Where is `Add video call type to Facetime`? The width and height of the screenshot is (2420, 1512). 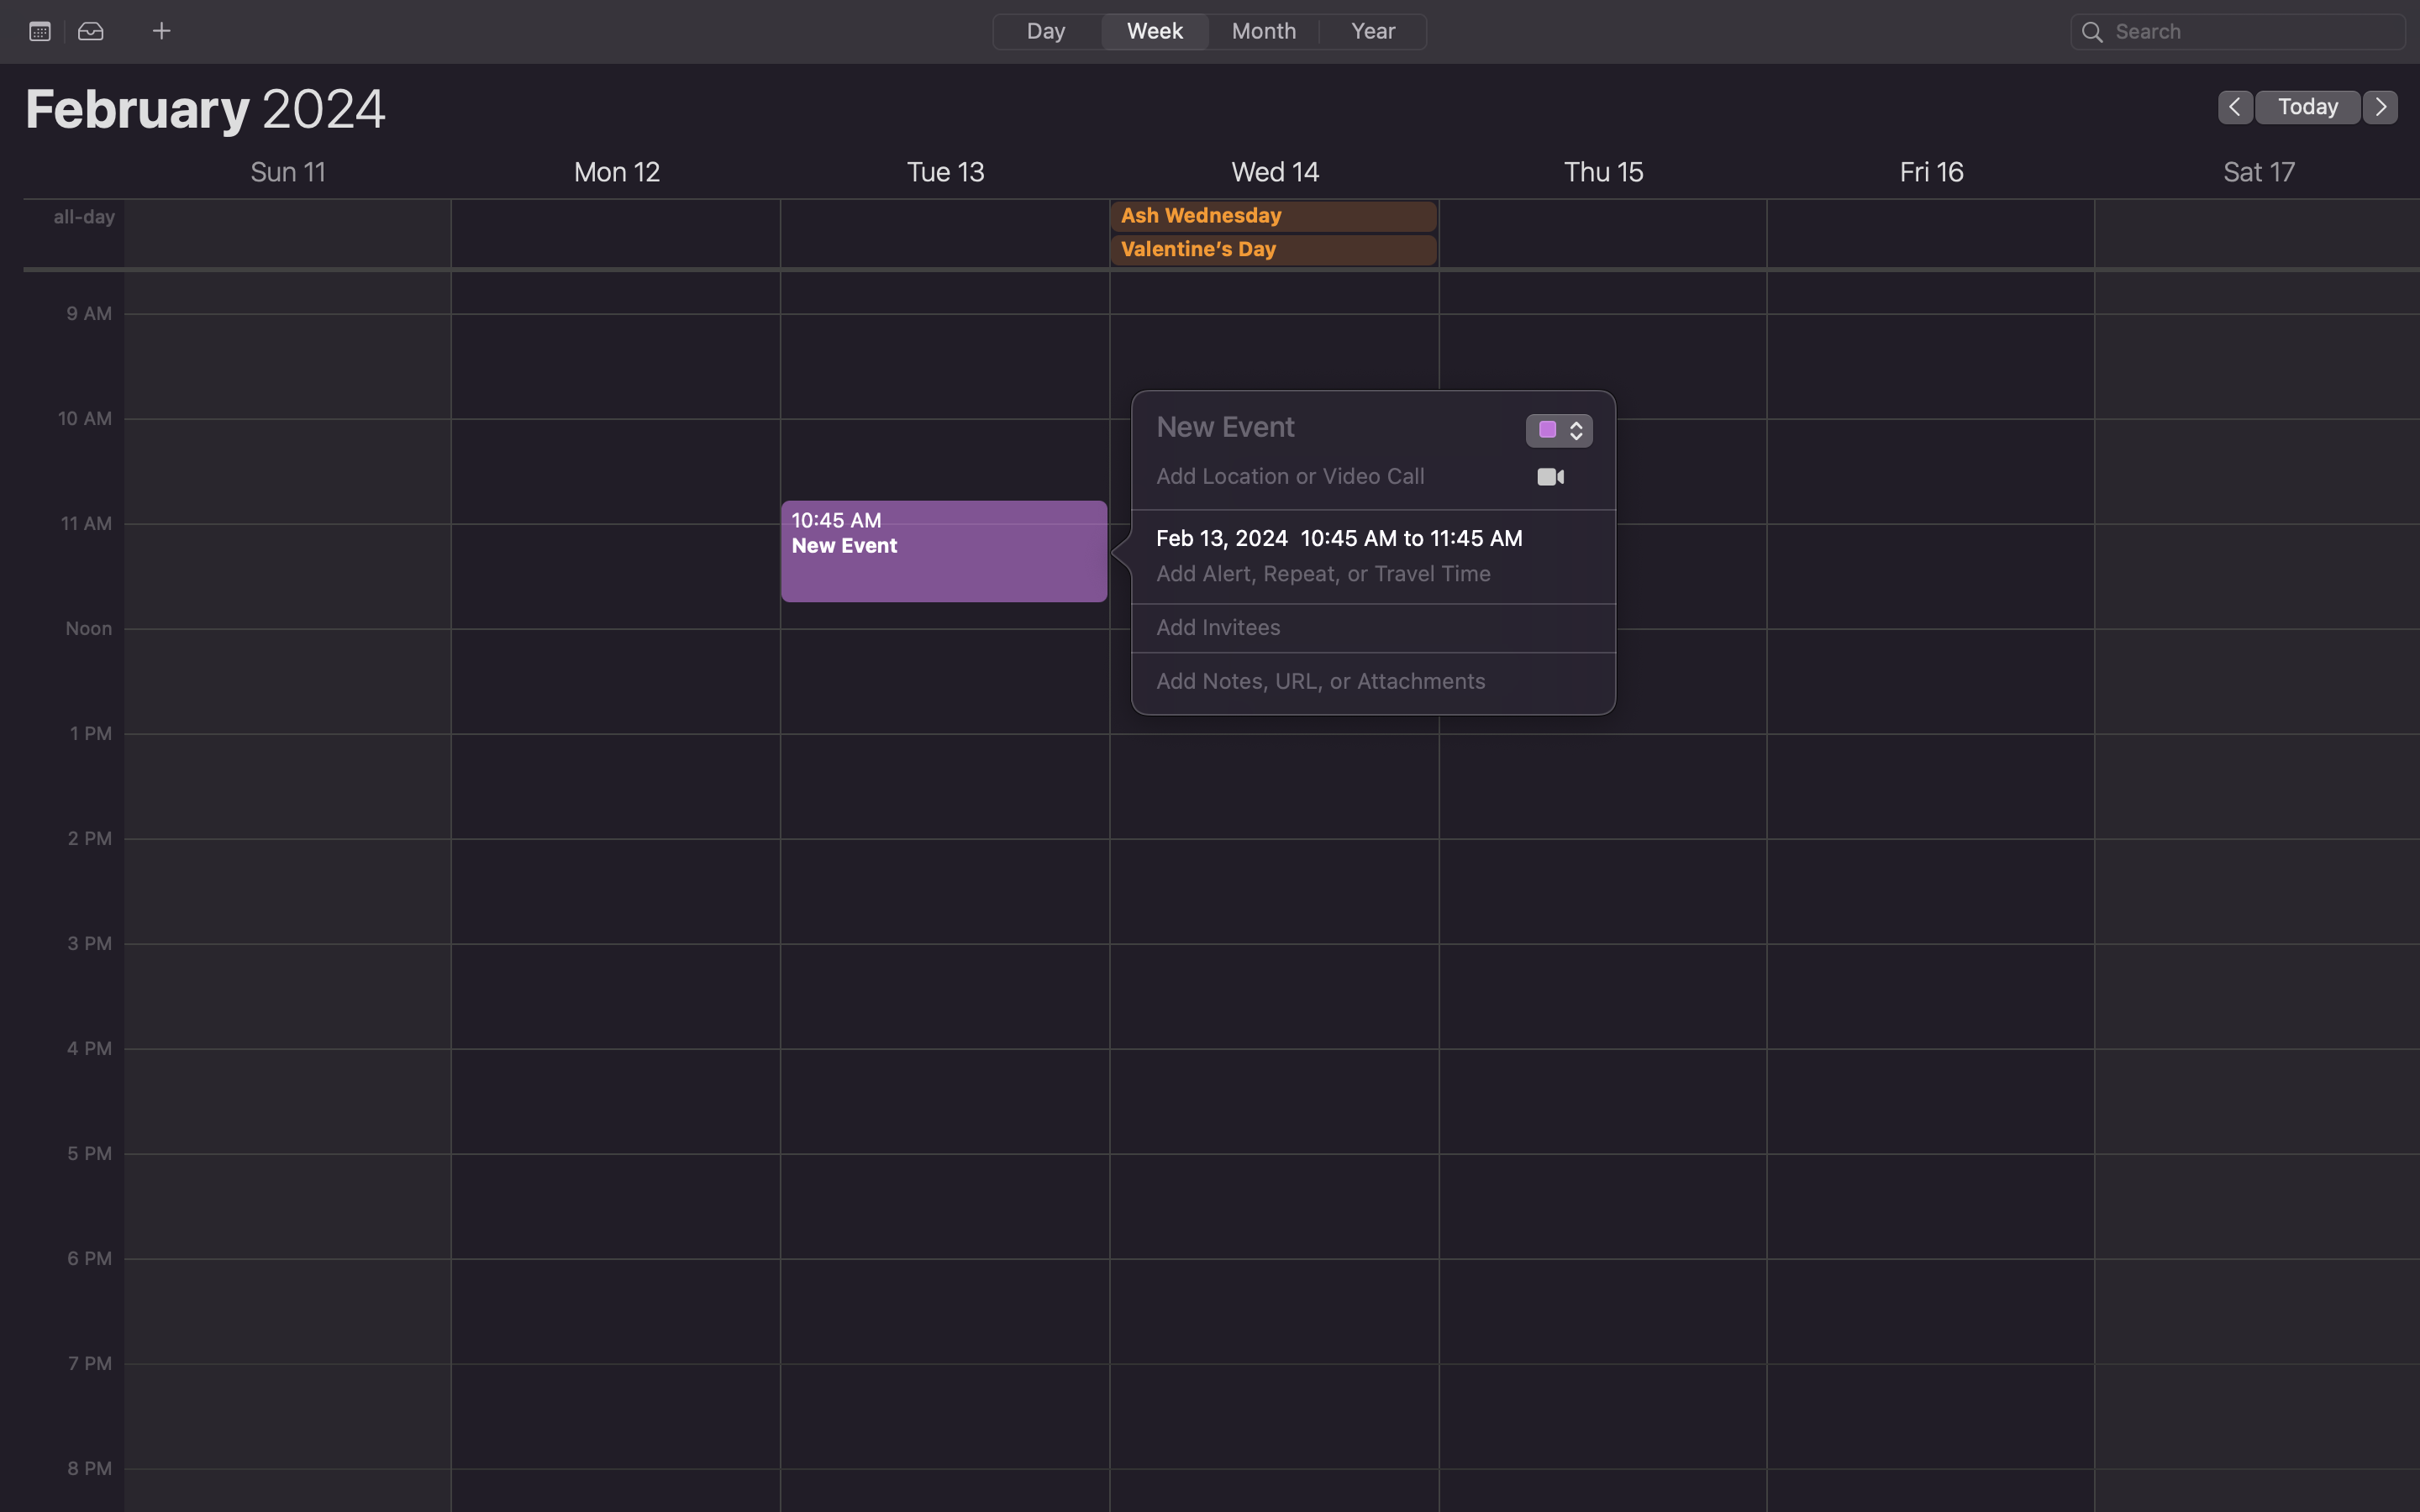 Add video call type to Facetime is located at coordinates (1550, 477).